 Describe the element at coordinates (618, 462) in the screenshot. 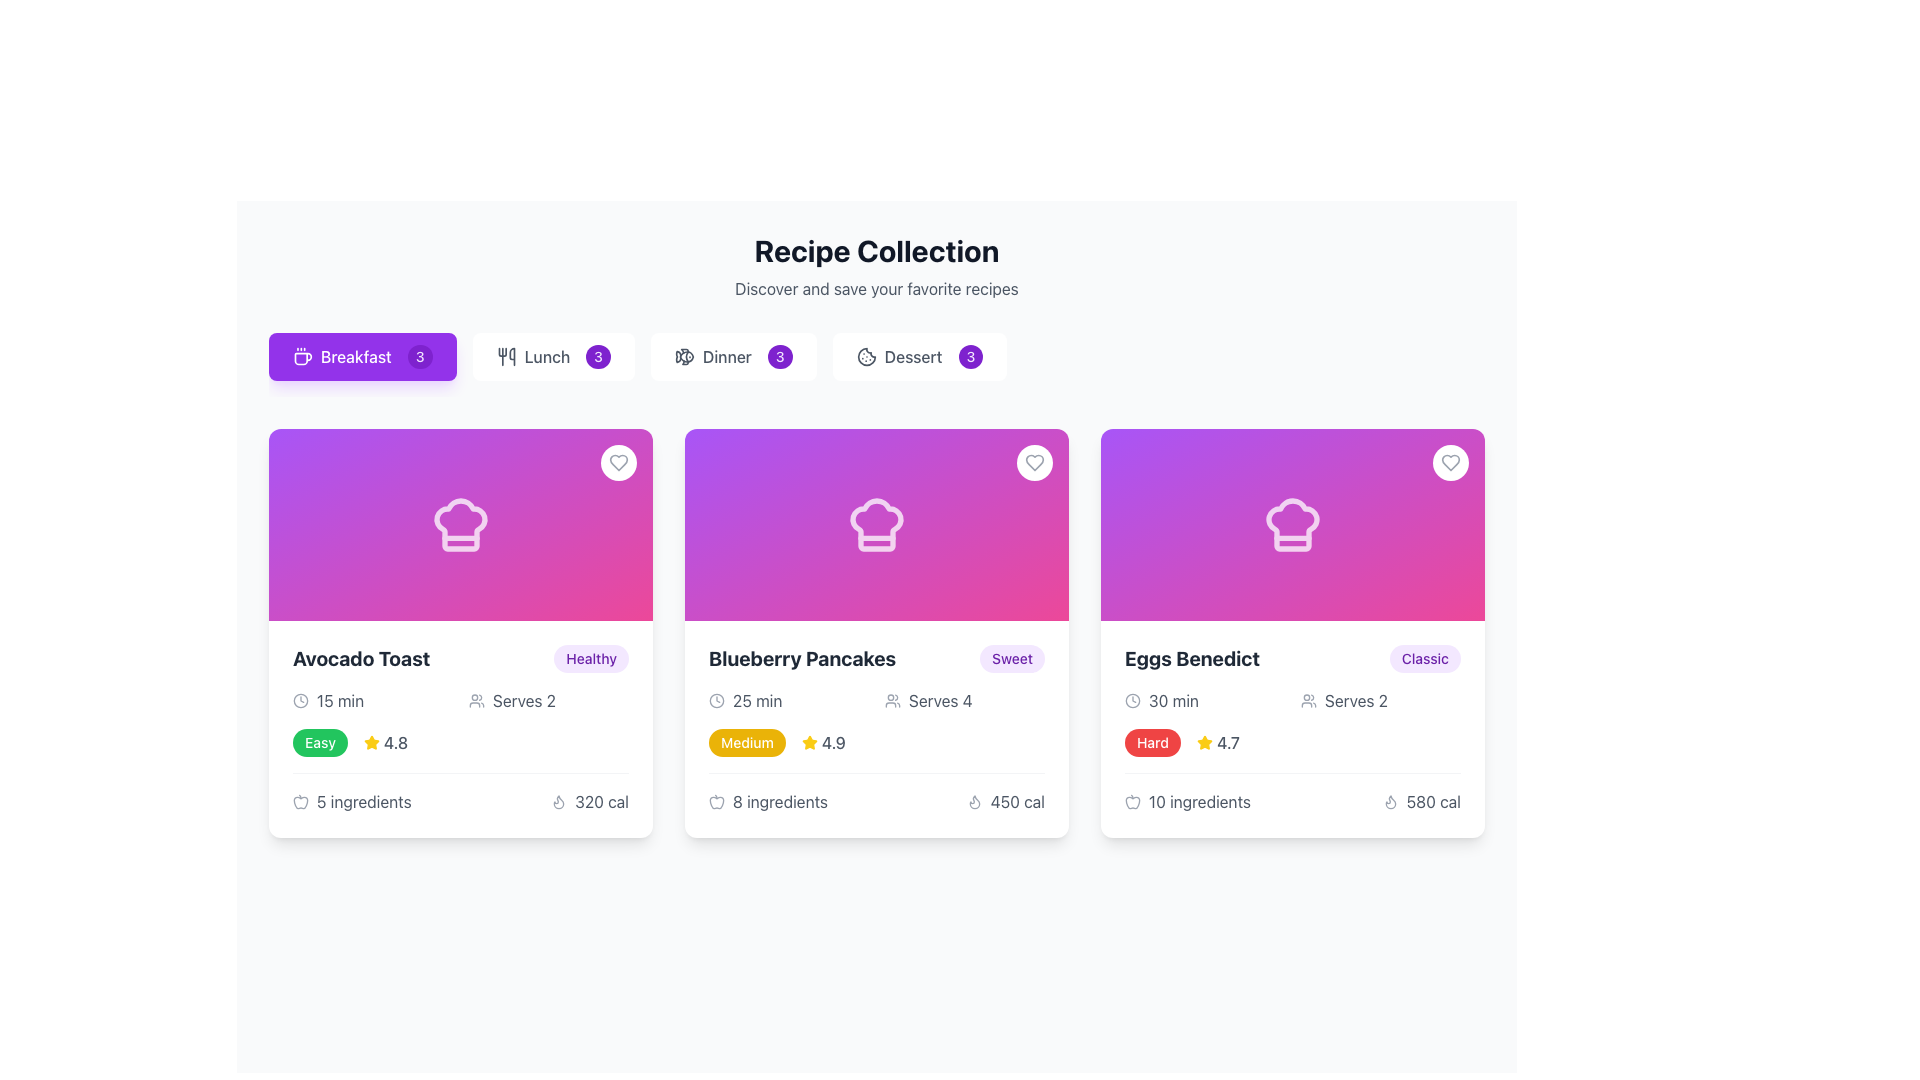

I see `the circular button with a white background and a gray outlined heart icon, located in the top-right corner of the Avocado Toast card` at that location.